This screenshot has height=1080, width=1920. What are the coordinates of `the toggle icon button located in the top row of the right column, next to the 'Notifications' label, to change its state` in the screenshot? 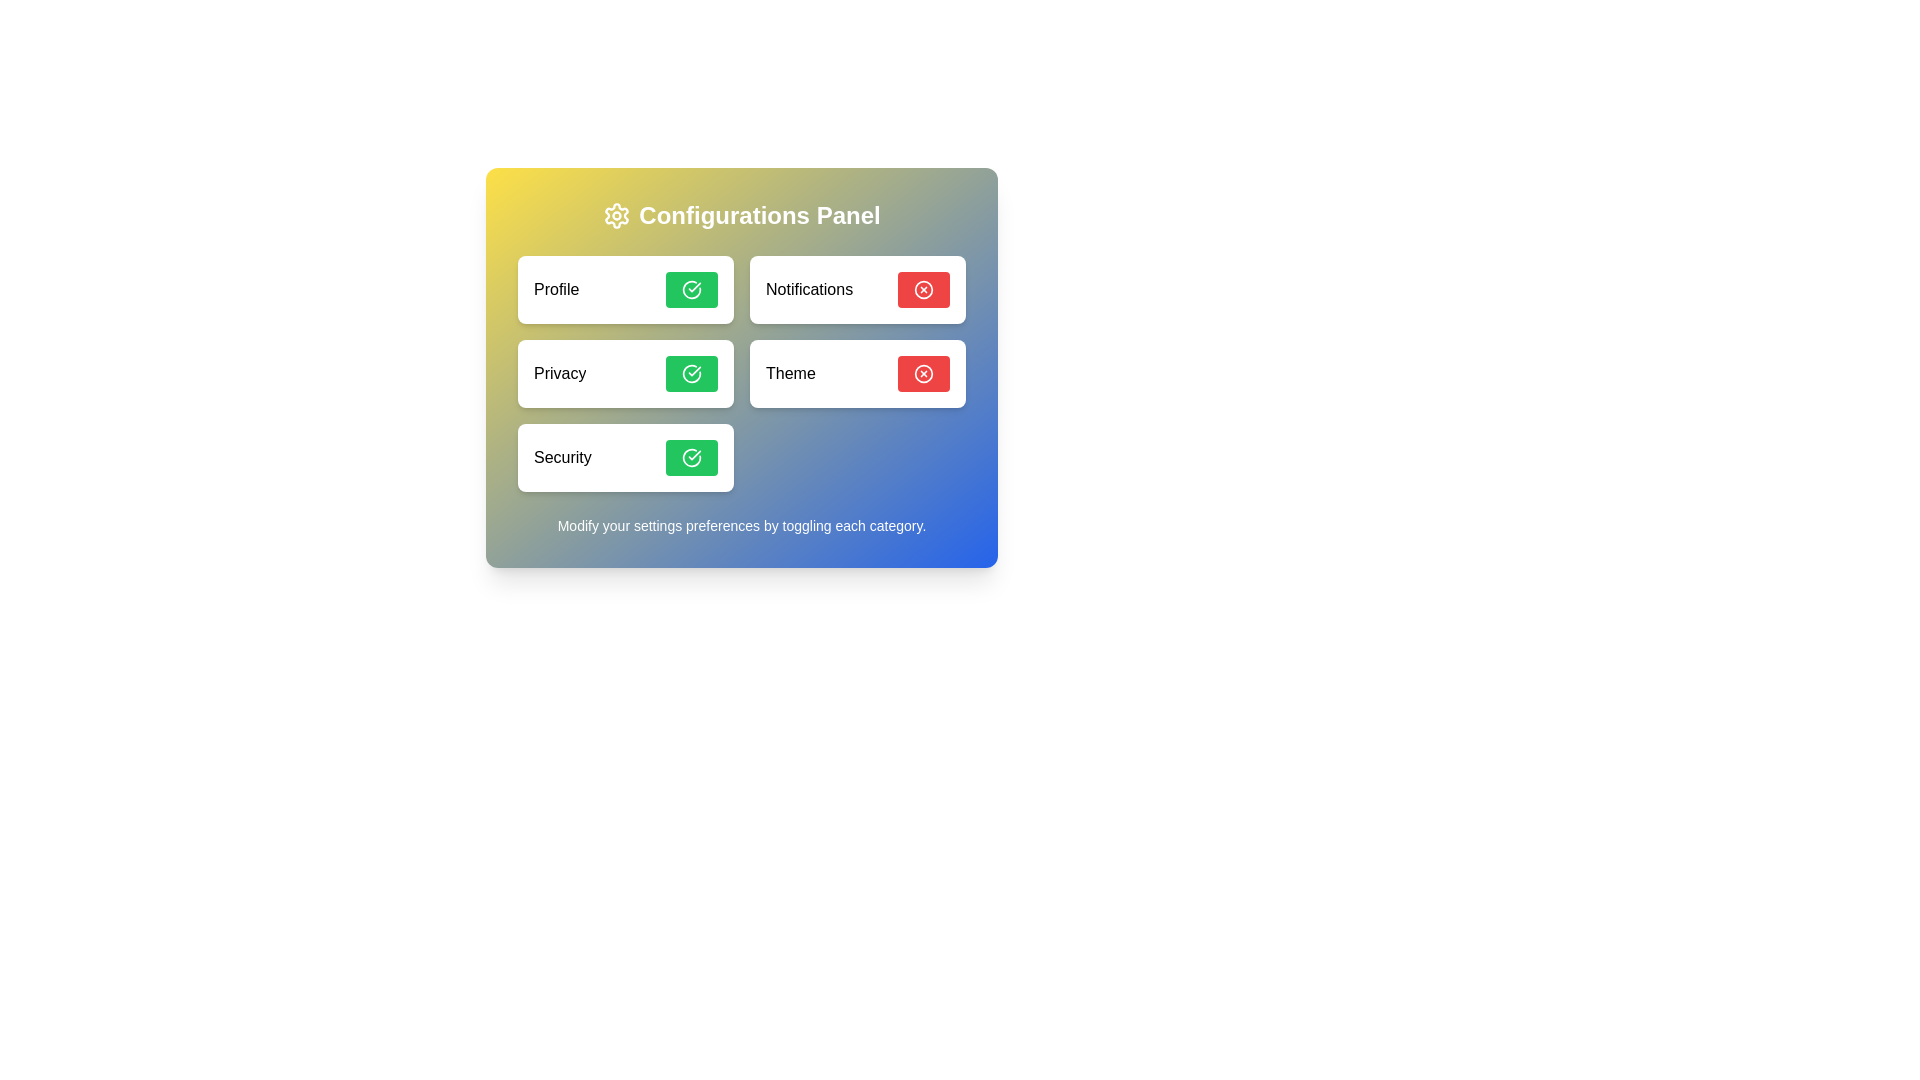 It's located at (923, 289).